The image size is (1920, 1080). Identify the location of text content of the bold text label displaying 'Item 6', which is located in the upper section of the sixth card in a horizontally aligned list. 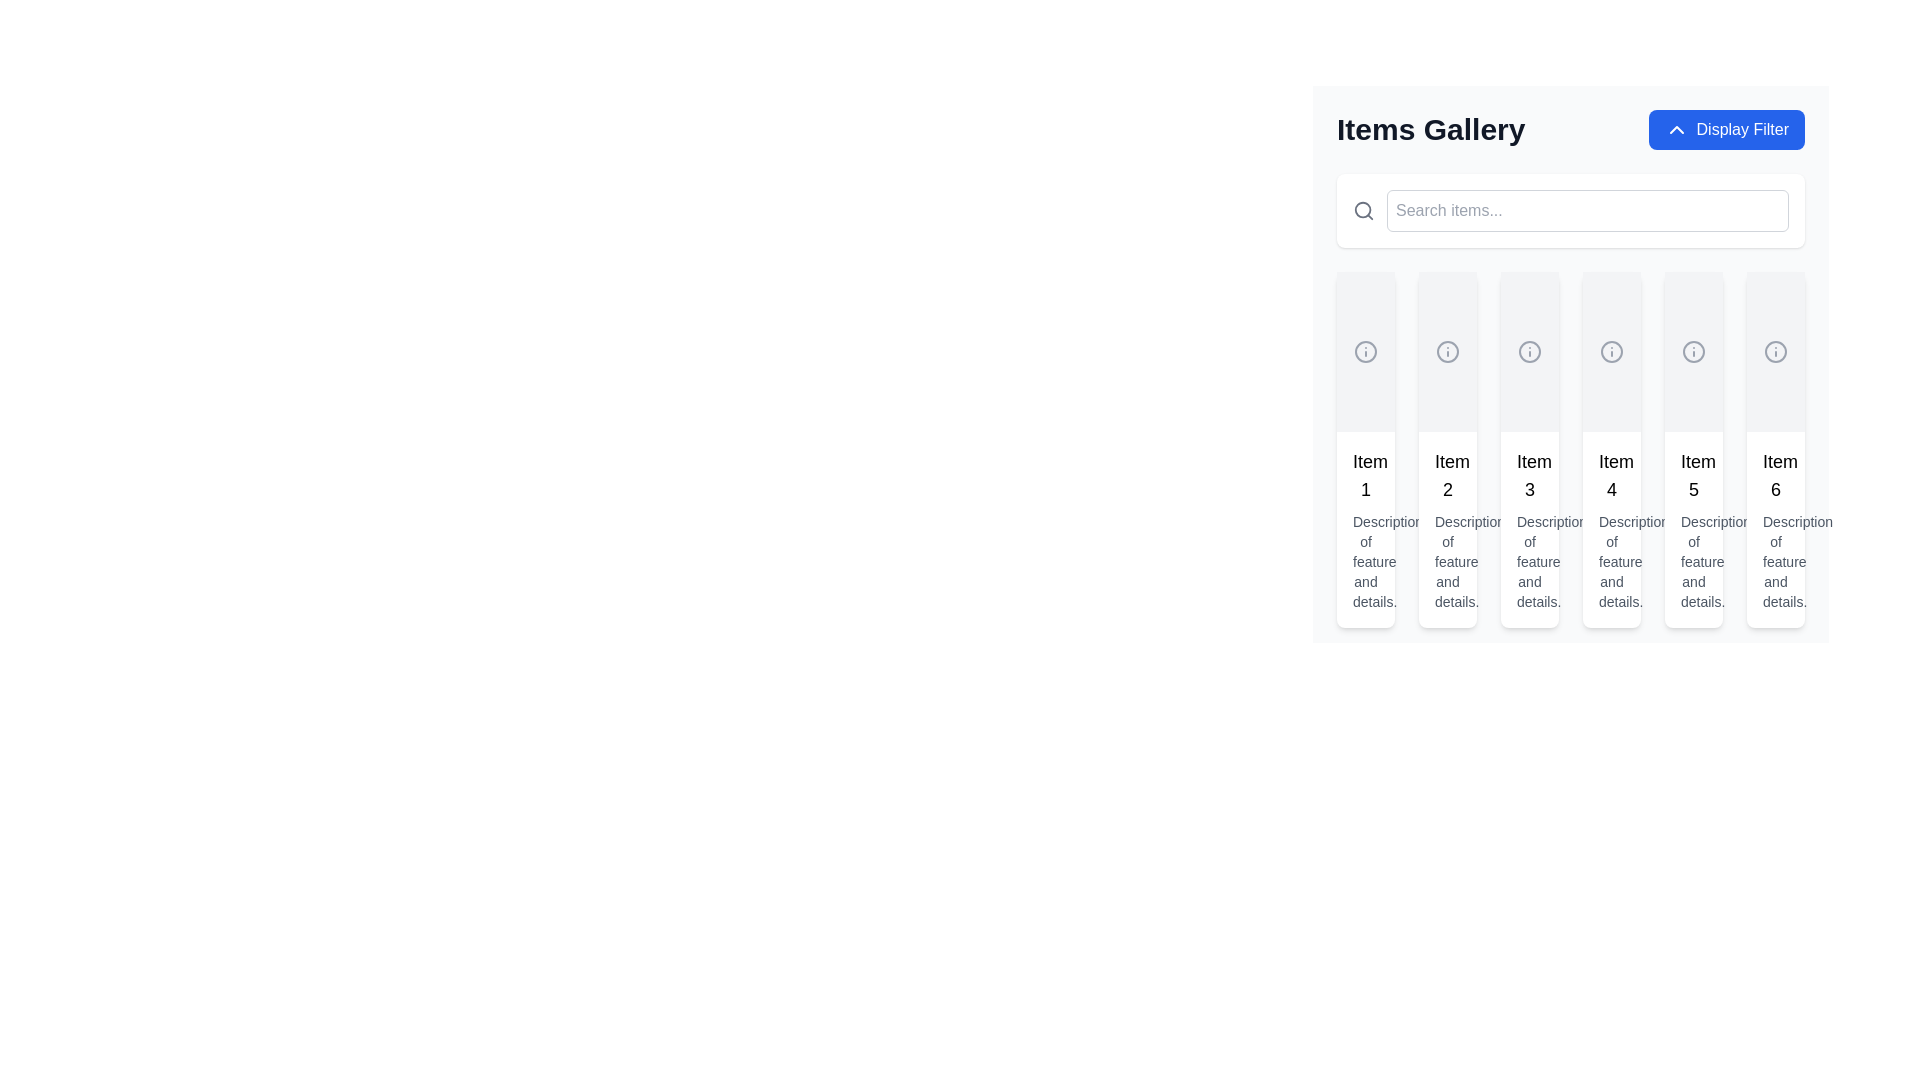
(1776, 475).